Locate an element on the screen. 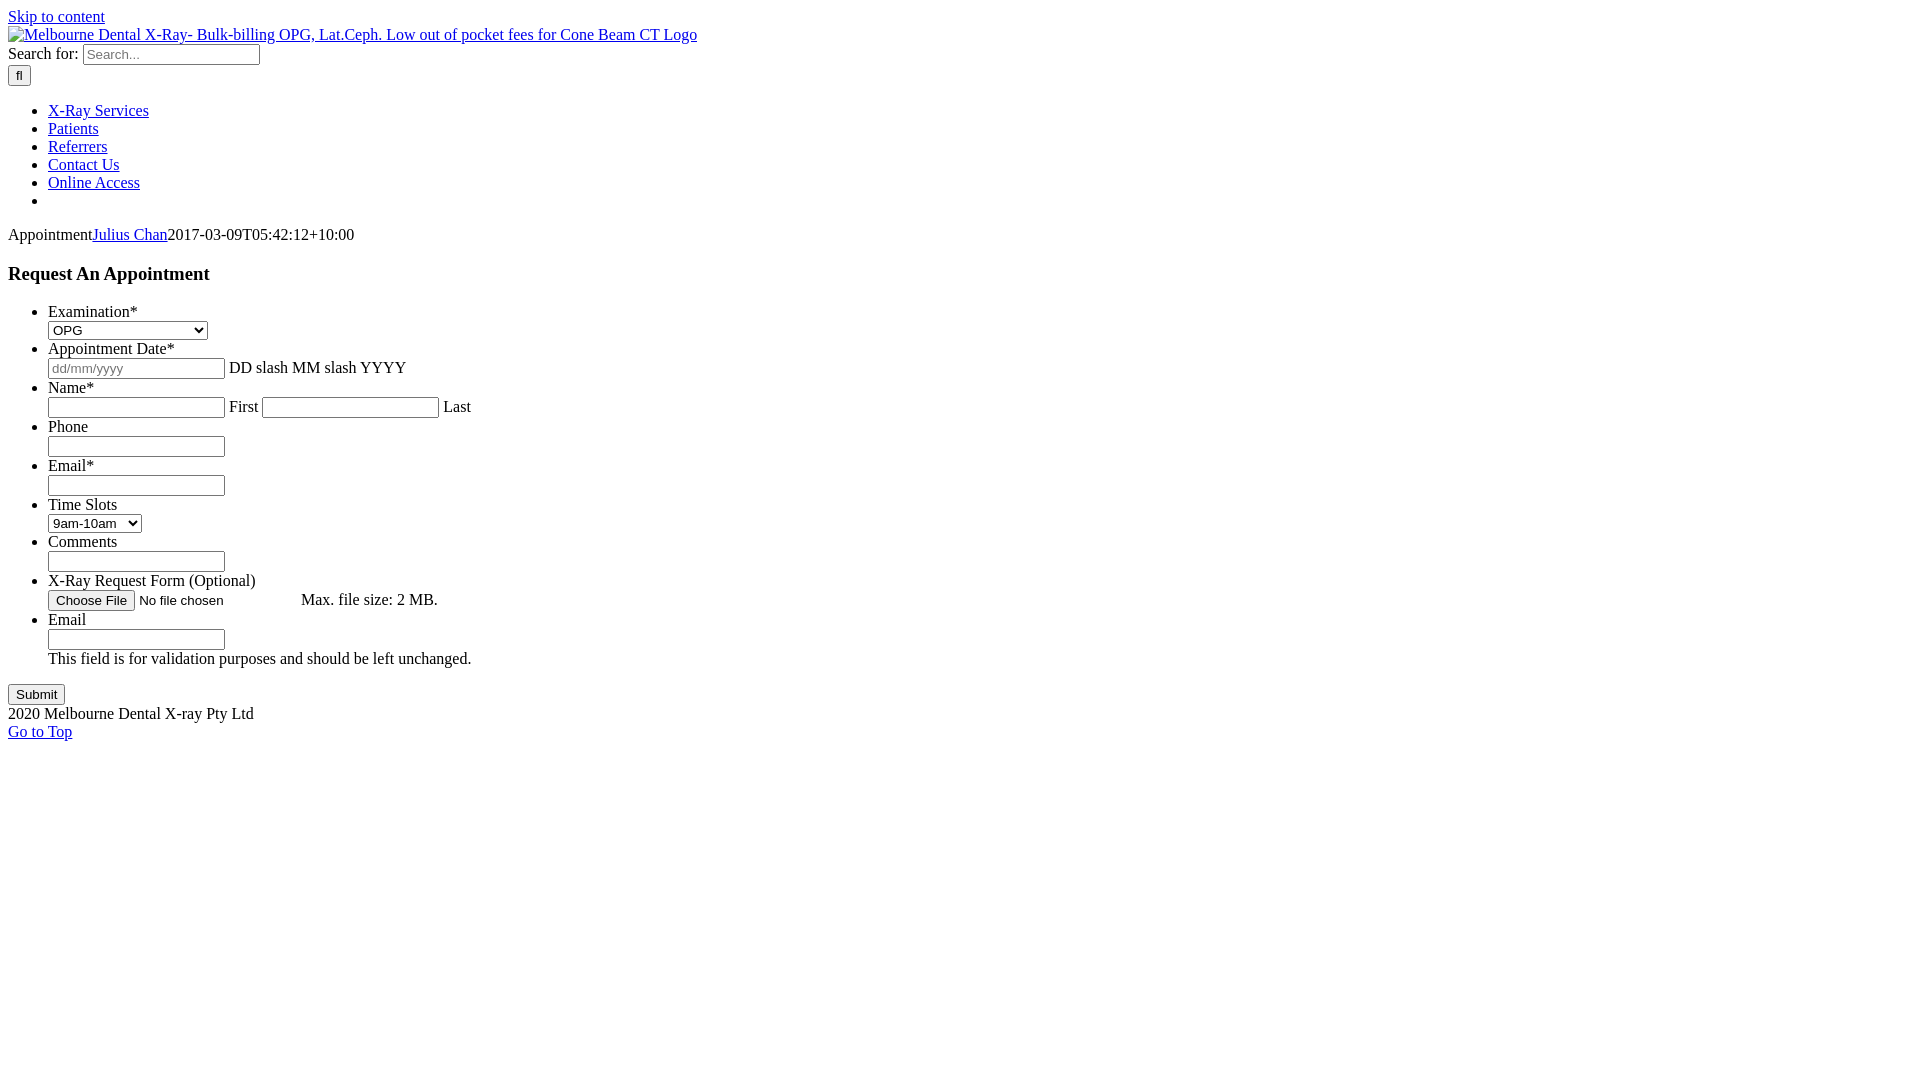  'Go to Top' is located at coordinates (39, 731).